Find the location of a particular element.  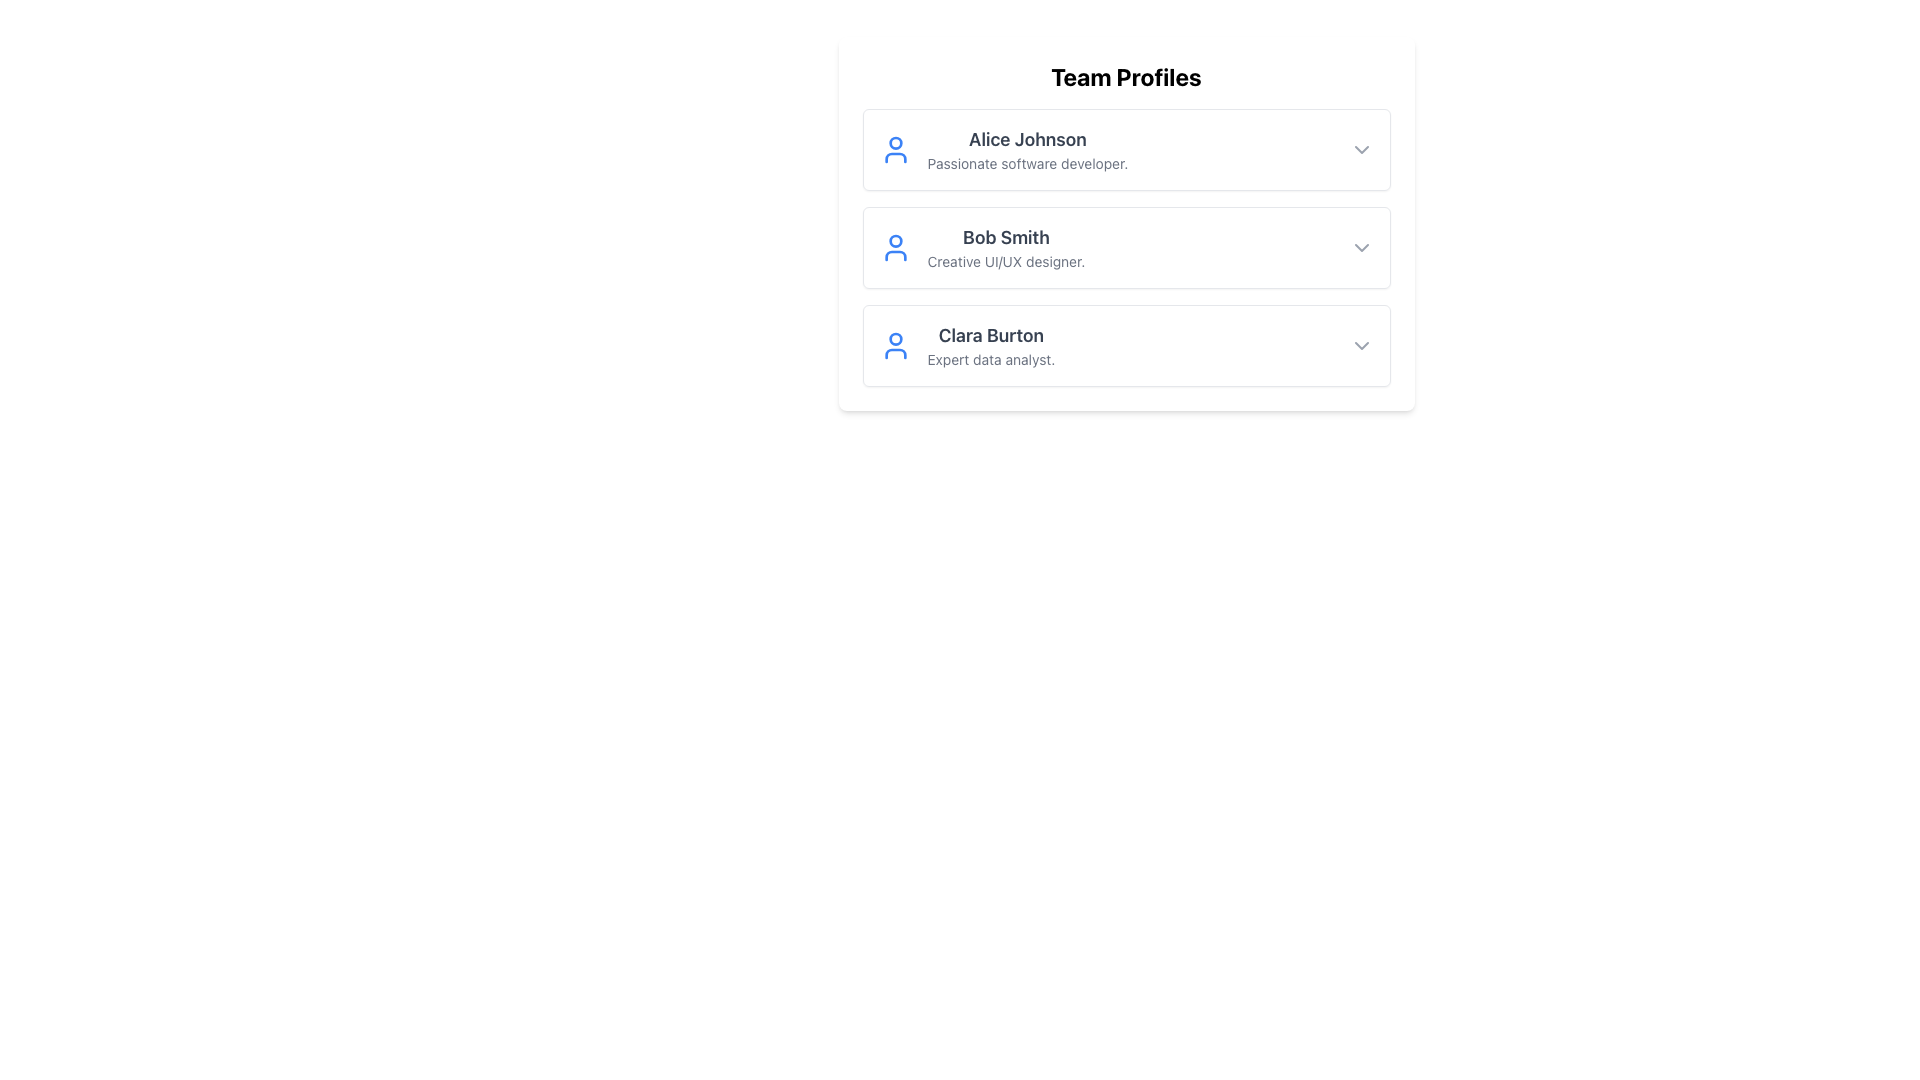

text content of the main title 'Clara Burton' in the third profile card, which is styled in a bold, larger font size and is visually distinct is located at coordinates (991, 334).